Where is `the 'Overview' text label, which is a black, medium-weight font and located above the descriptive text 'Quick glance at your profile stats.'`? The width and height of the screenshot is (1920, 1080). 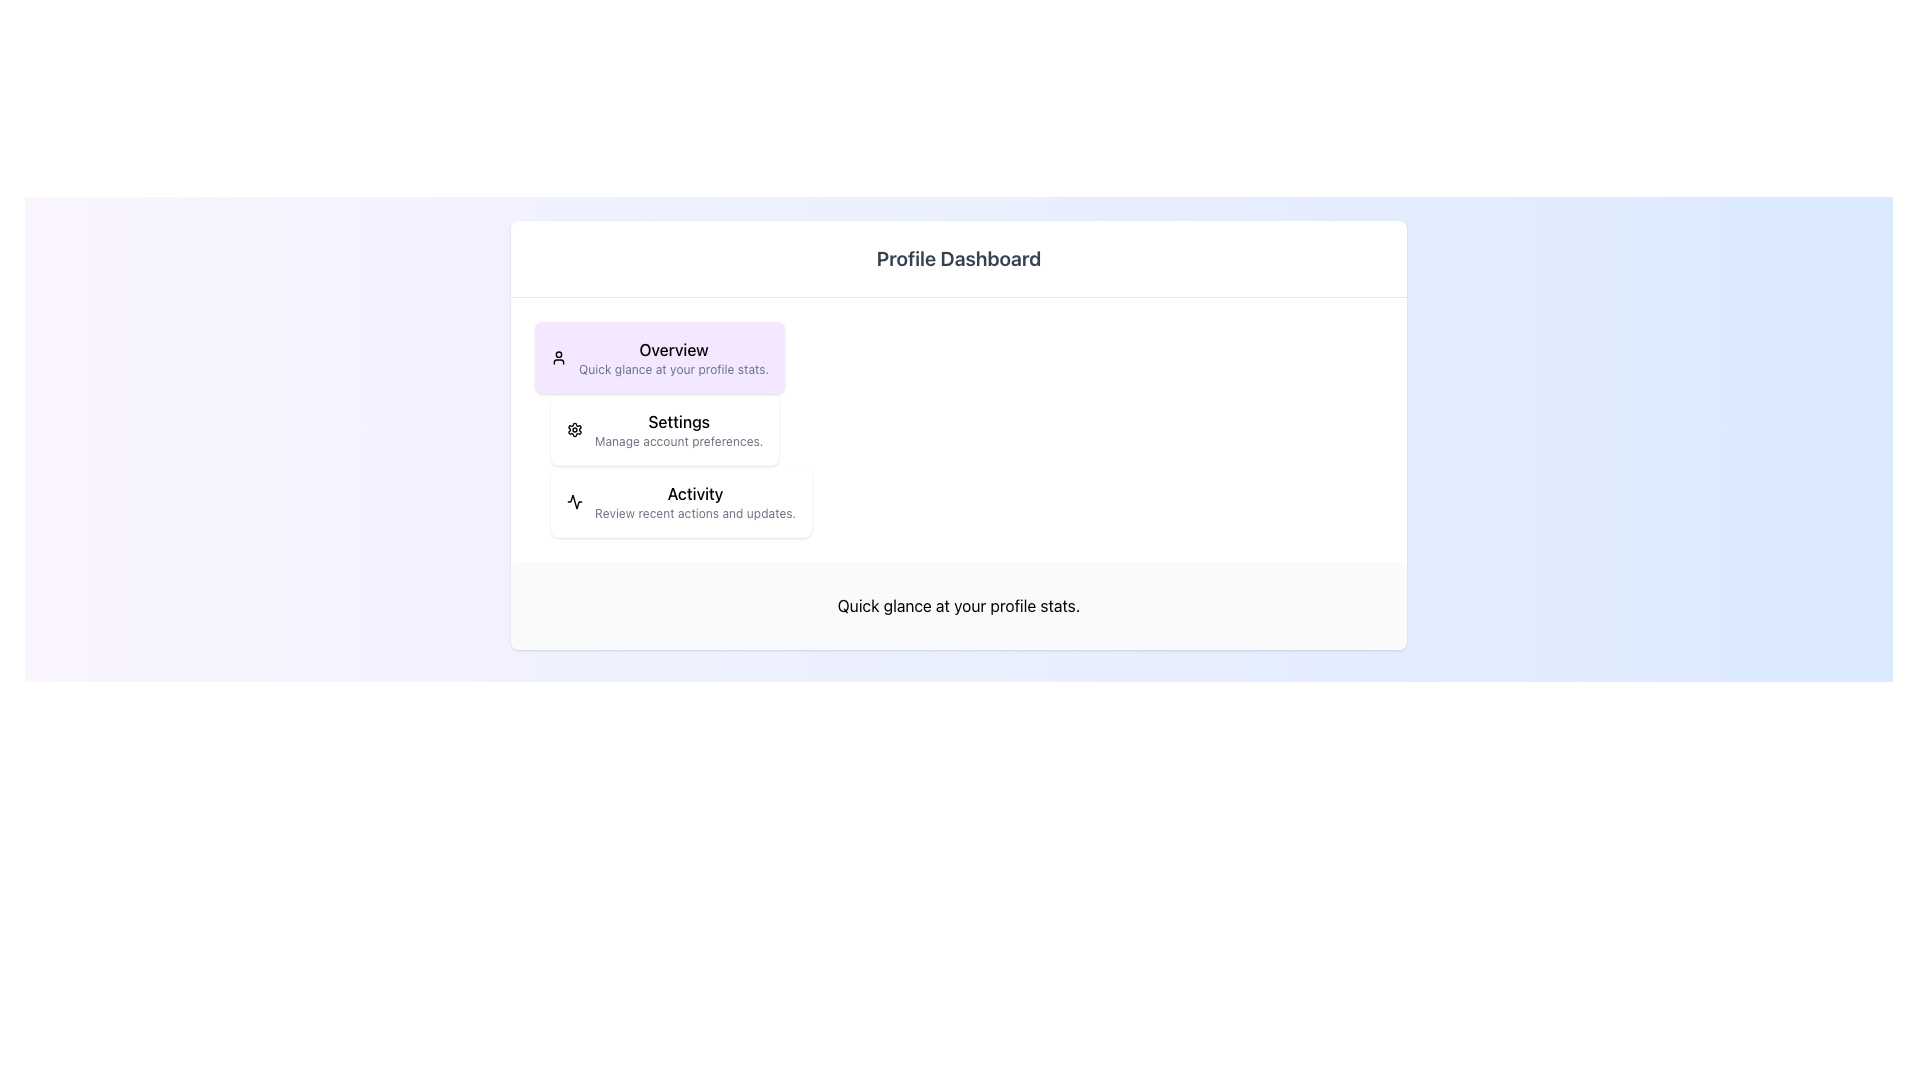
the 'Overview' text label, which is a black, medium-weight font and located above the descriptive text 'Quick glance at your profile stats.' is located at coordinates (674, 349).